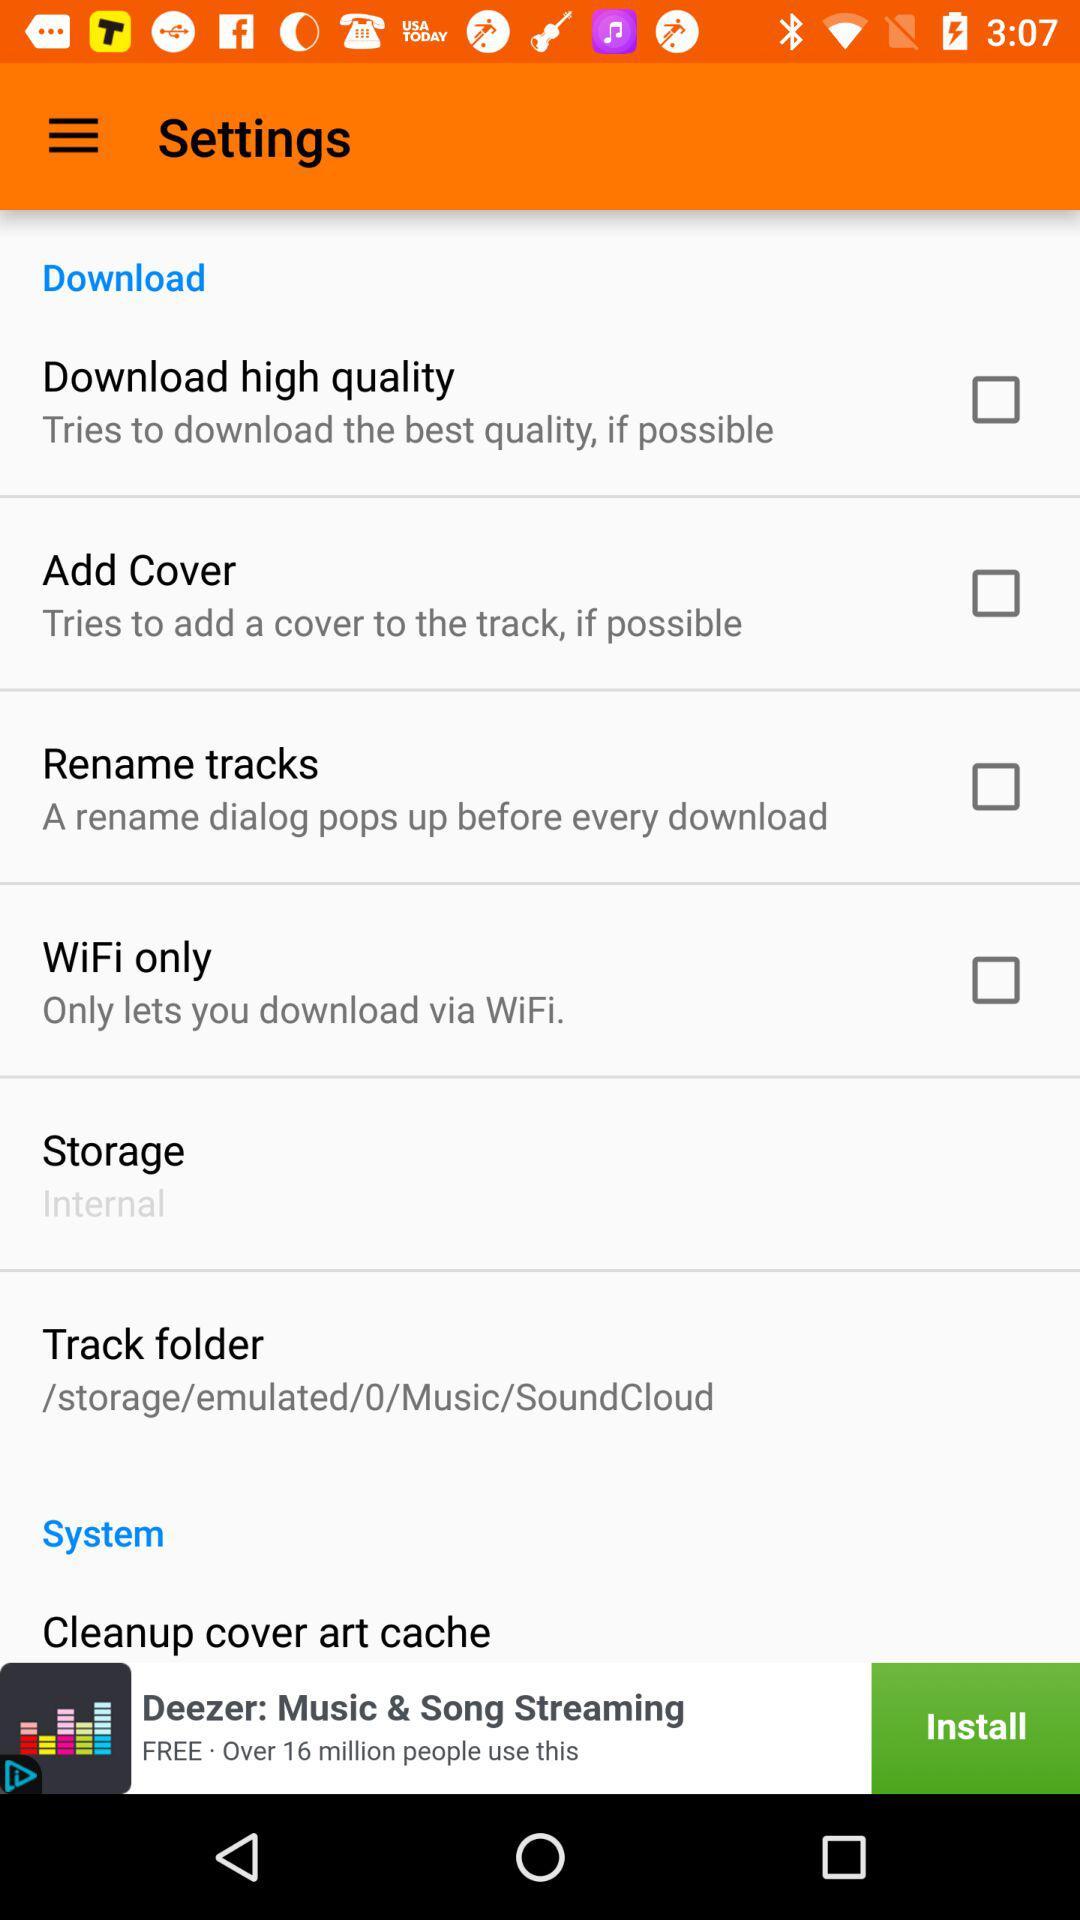 The height and width of the screenshot is (1920, 1080). Describe the element at coordinates (540, 1727) in the screenshot. I see `install app` at that location.